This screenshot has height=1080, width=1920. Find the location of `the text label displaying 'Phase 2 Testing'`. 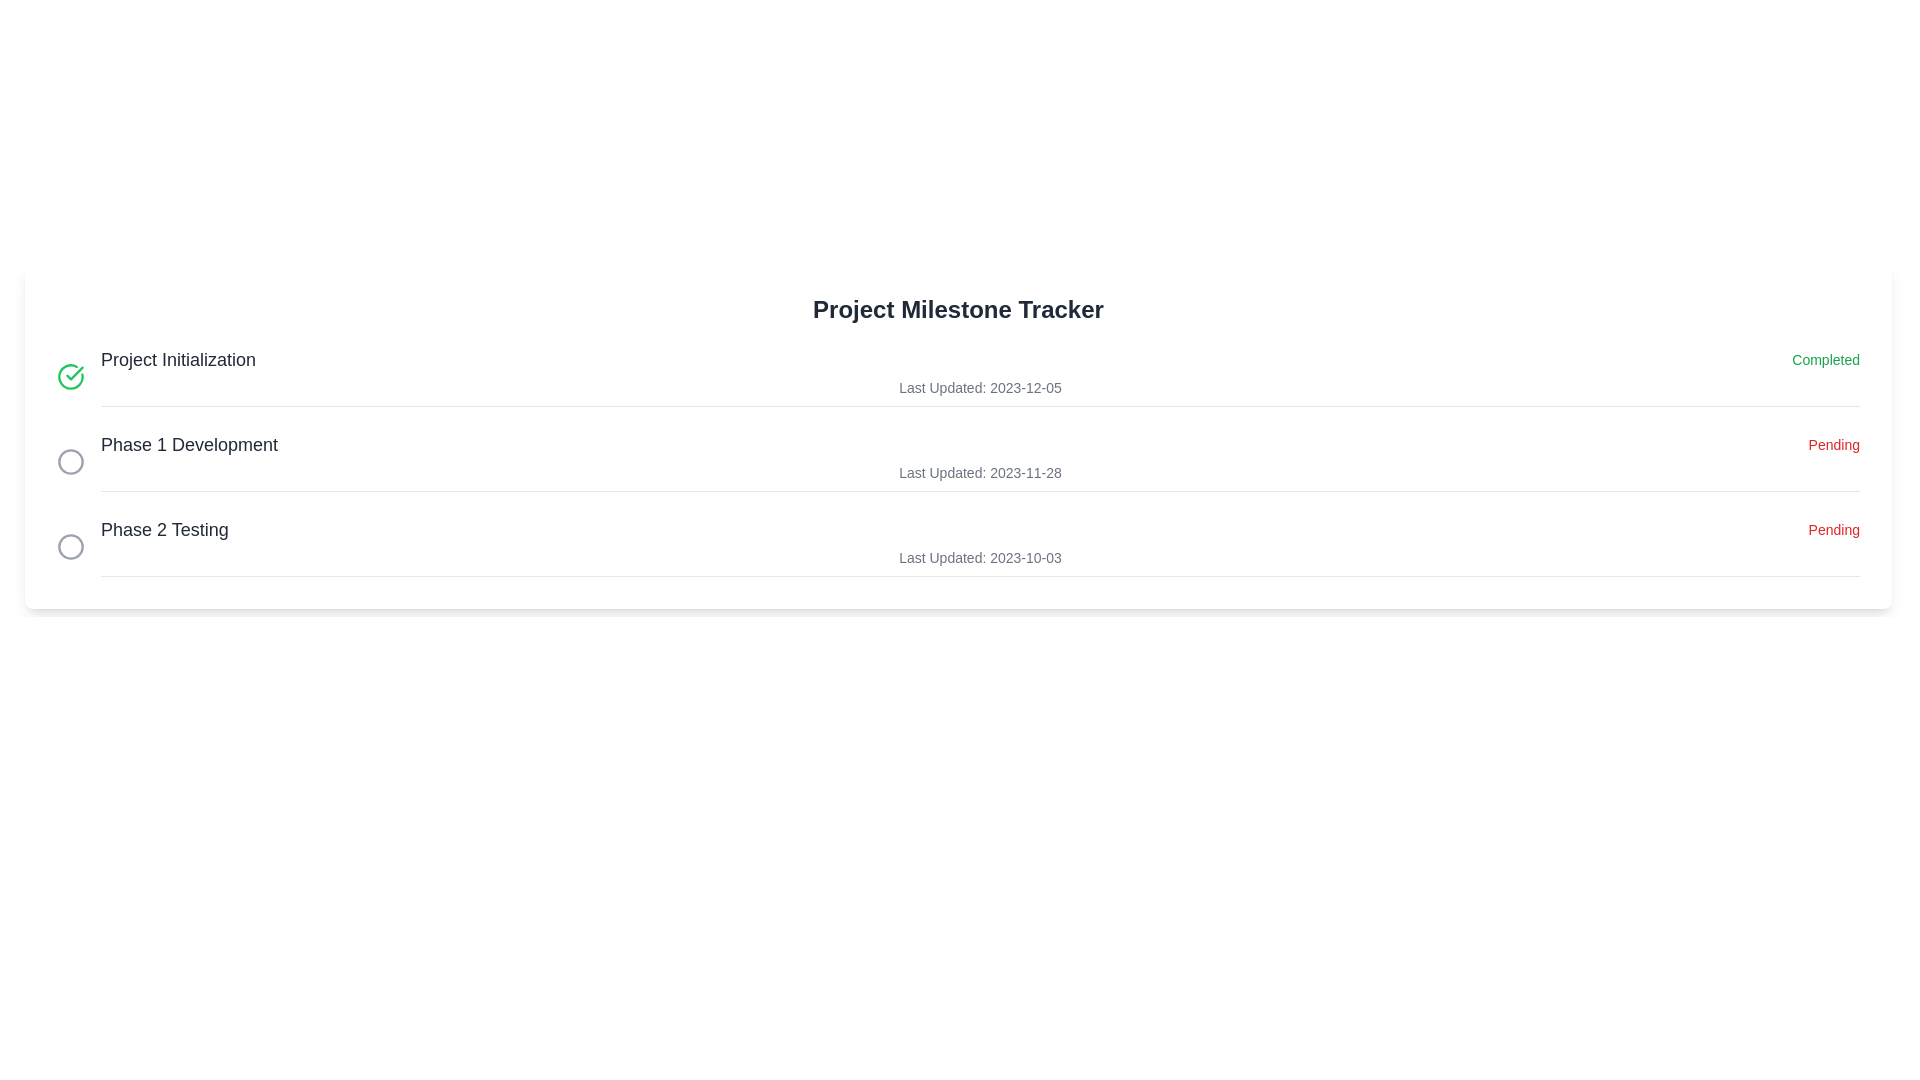

the text label displaying 'Phase 2 Testing' is located at coordinates (164, 528).